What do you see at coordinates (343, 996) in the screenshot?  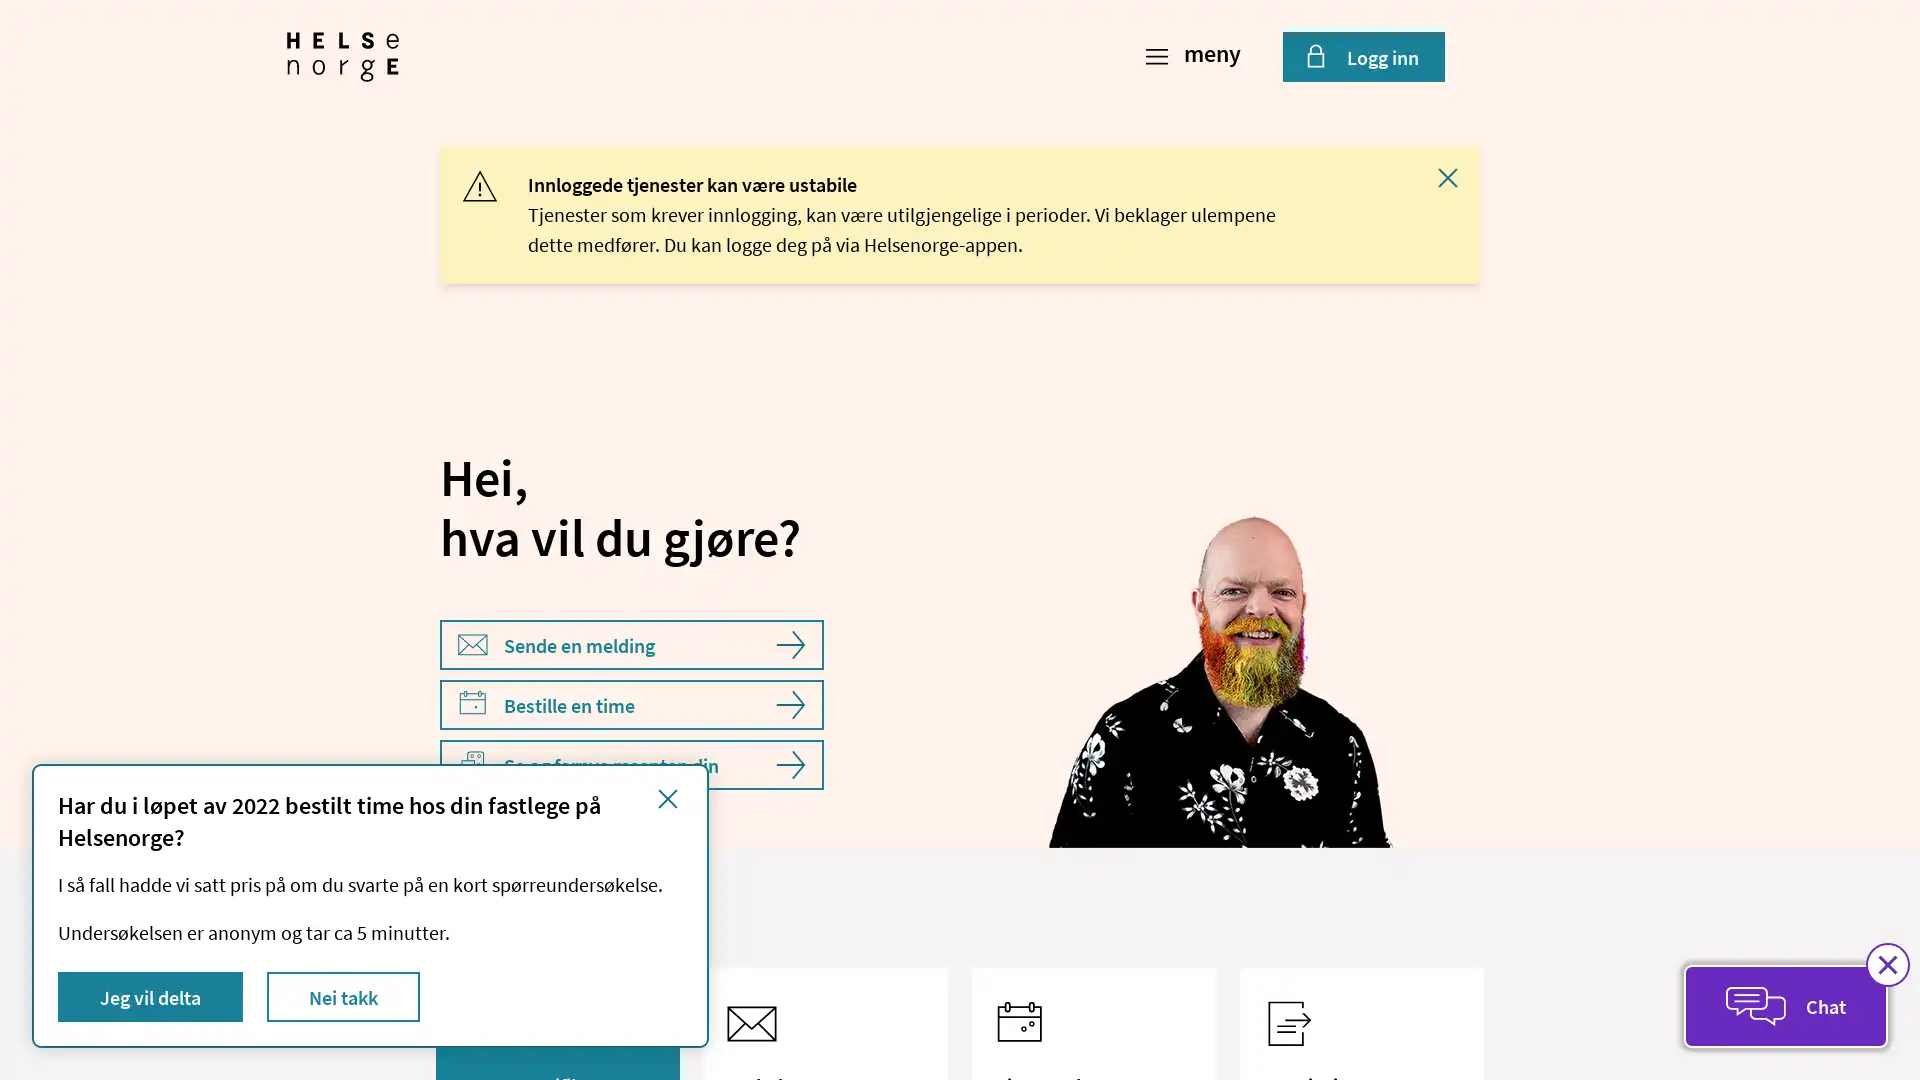 I see `Nei takk` at bounding box center [343, 996].